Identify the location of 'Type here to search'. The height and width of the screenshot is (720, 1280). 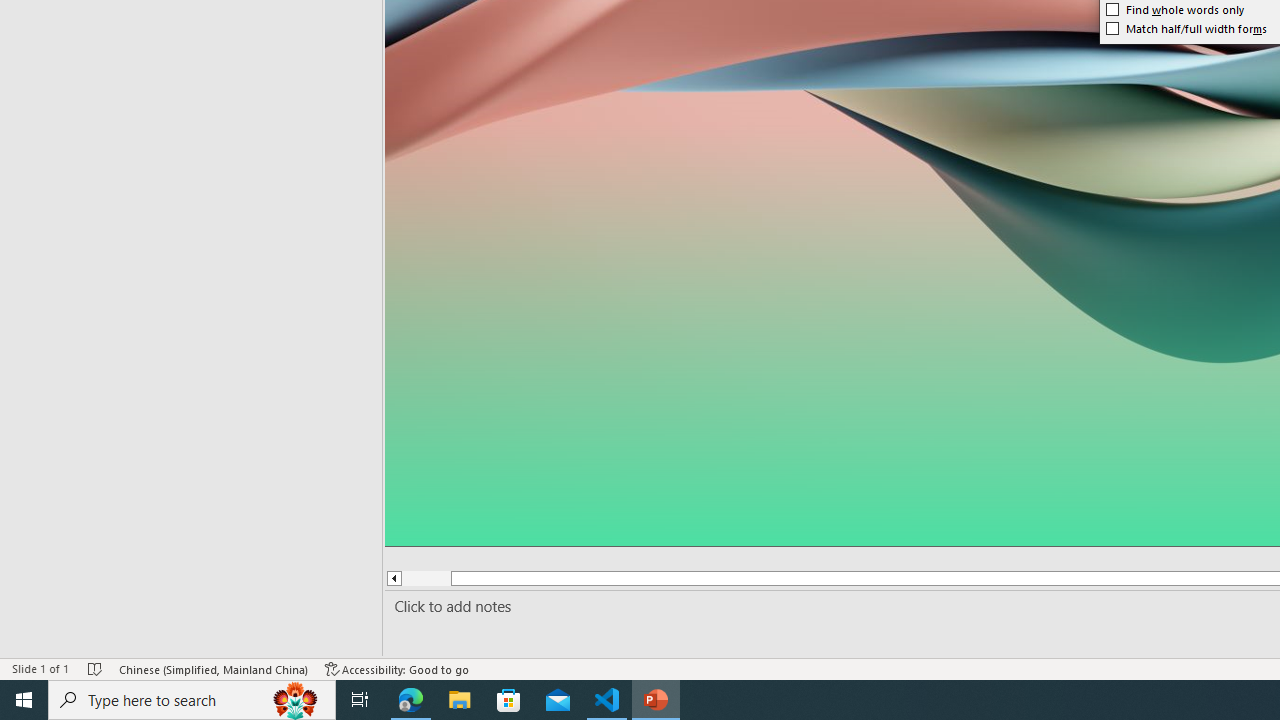
(192, 698).